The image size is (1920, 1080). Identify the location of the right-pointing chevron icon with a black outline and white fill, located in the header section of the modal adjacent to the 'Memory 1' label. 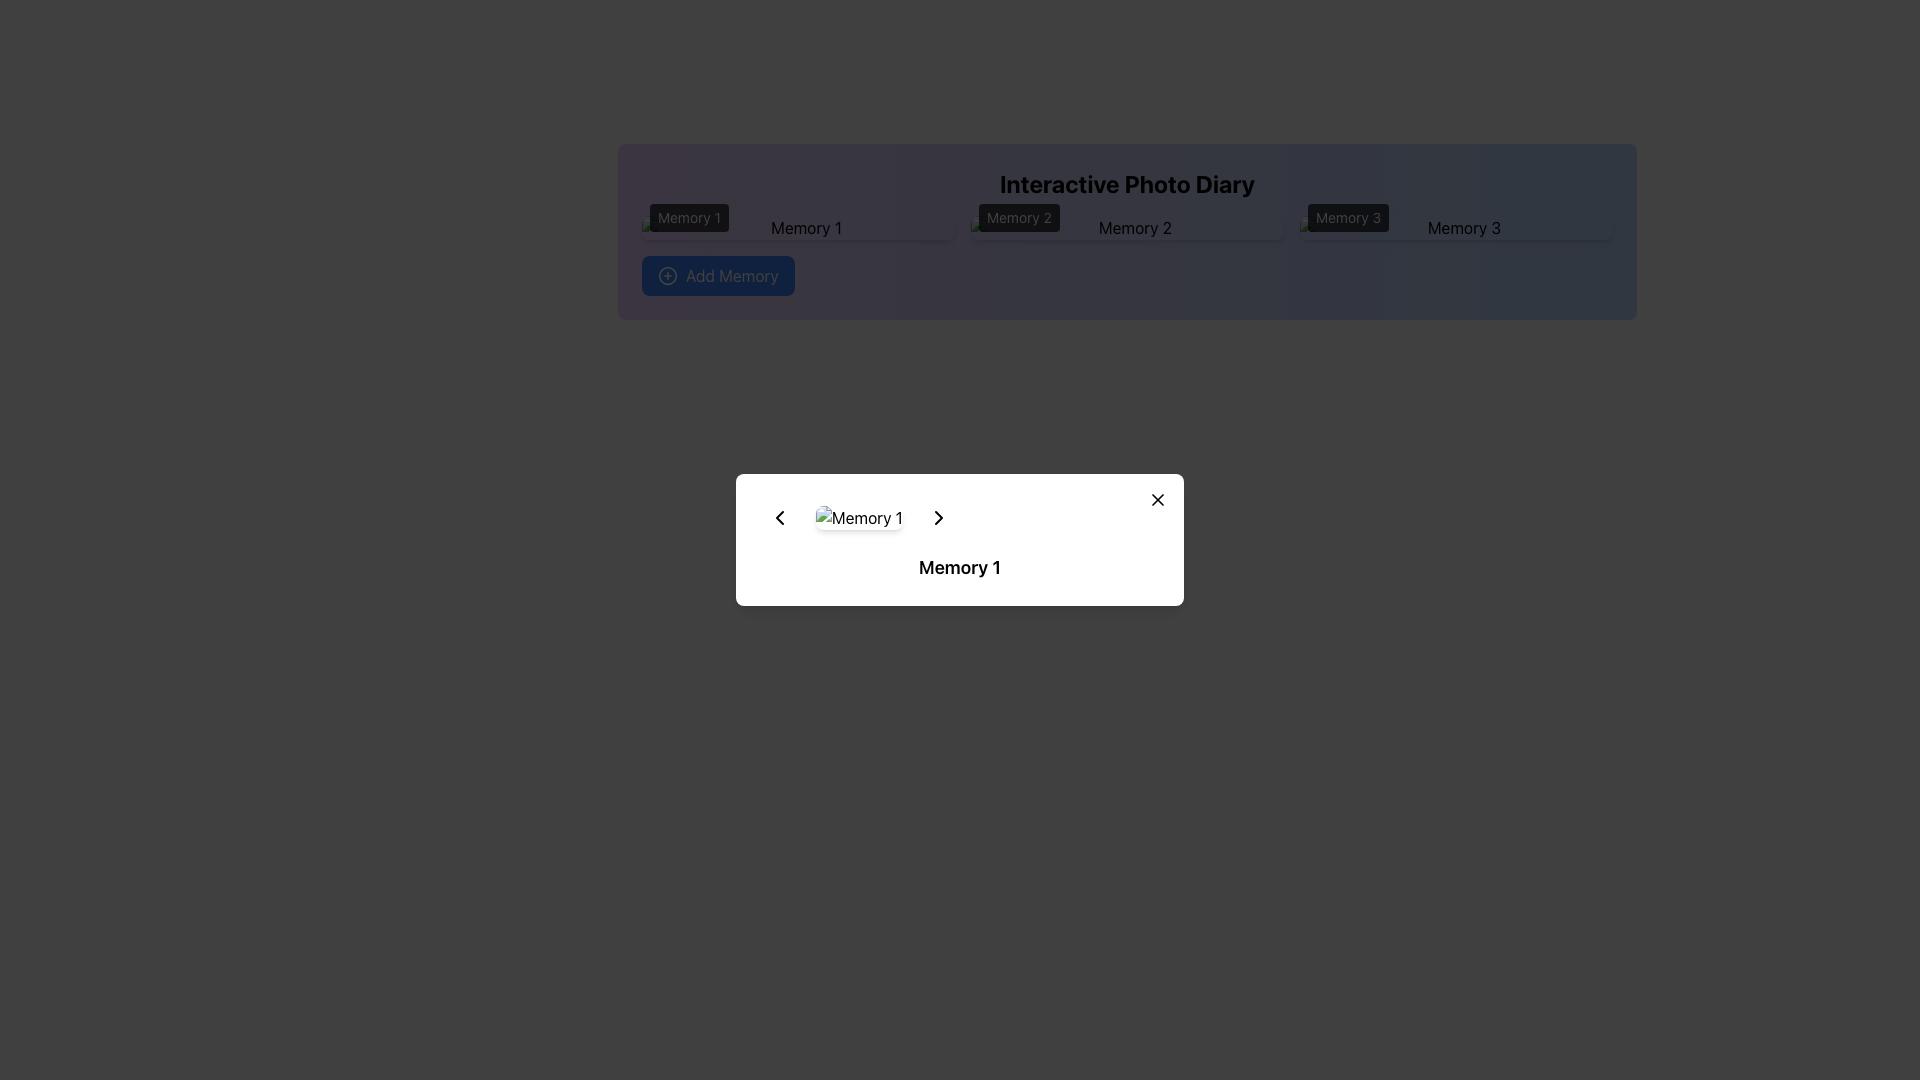
(937, 516).